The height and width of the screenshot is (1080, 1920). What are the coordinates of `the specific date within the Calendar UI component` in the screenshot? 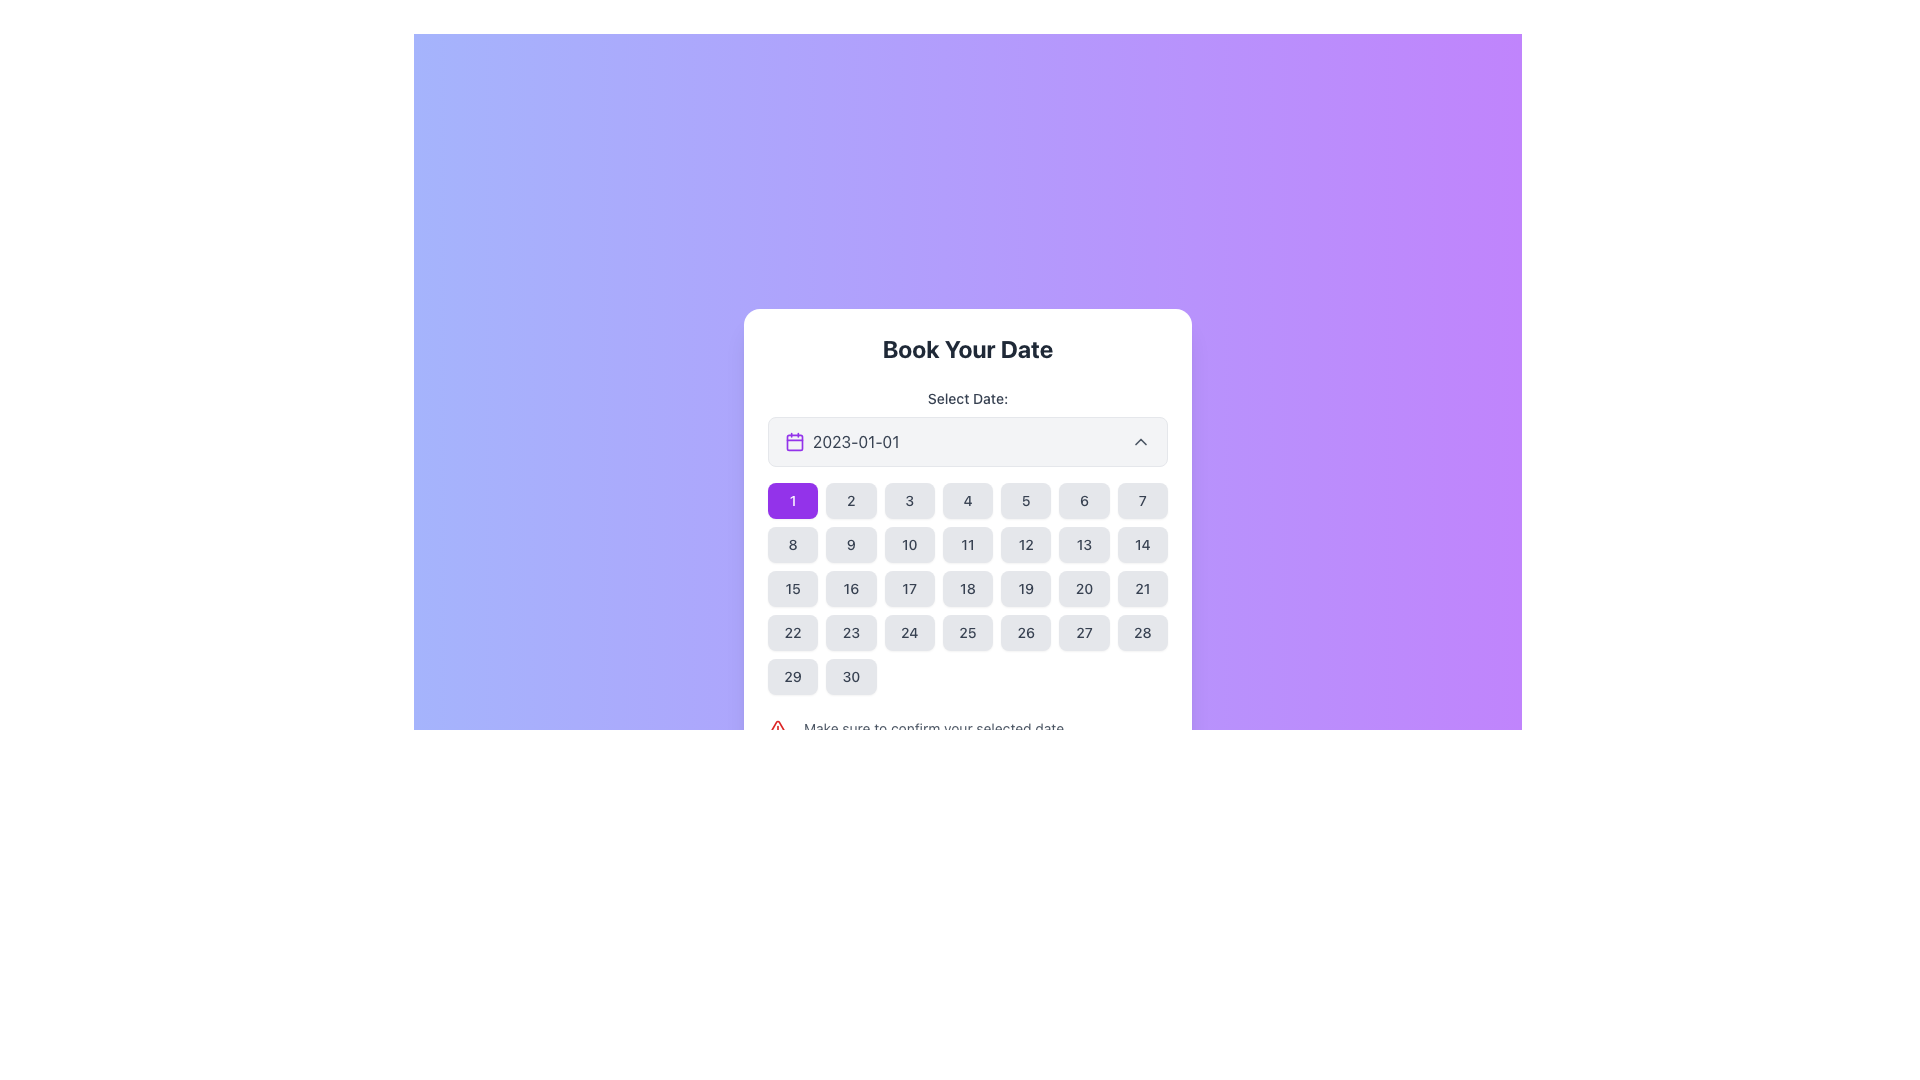 It's located at (968, 574).